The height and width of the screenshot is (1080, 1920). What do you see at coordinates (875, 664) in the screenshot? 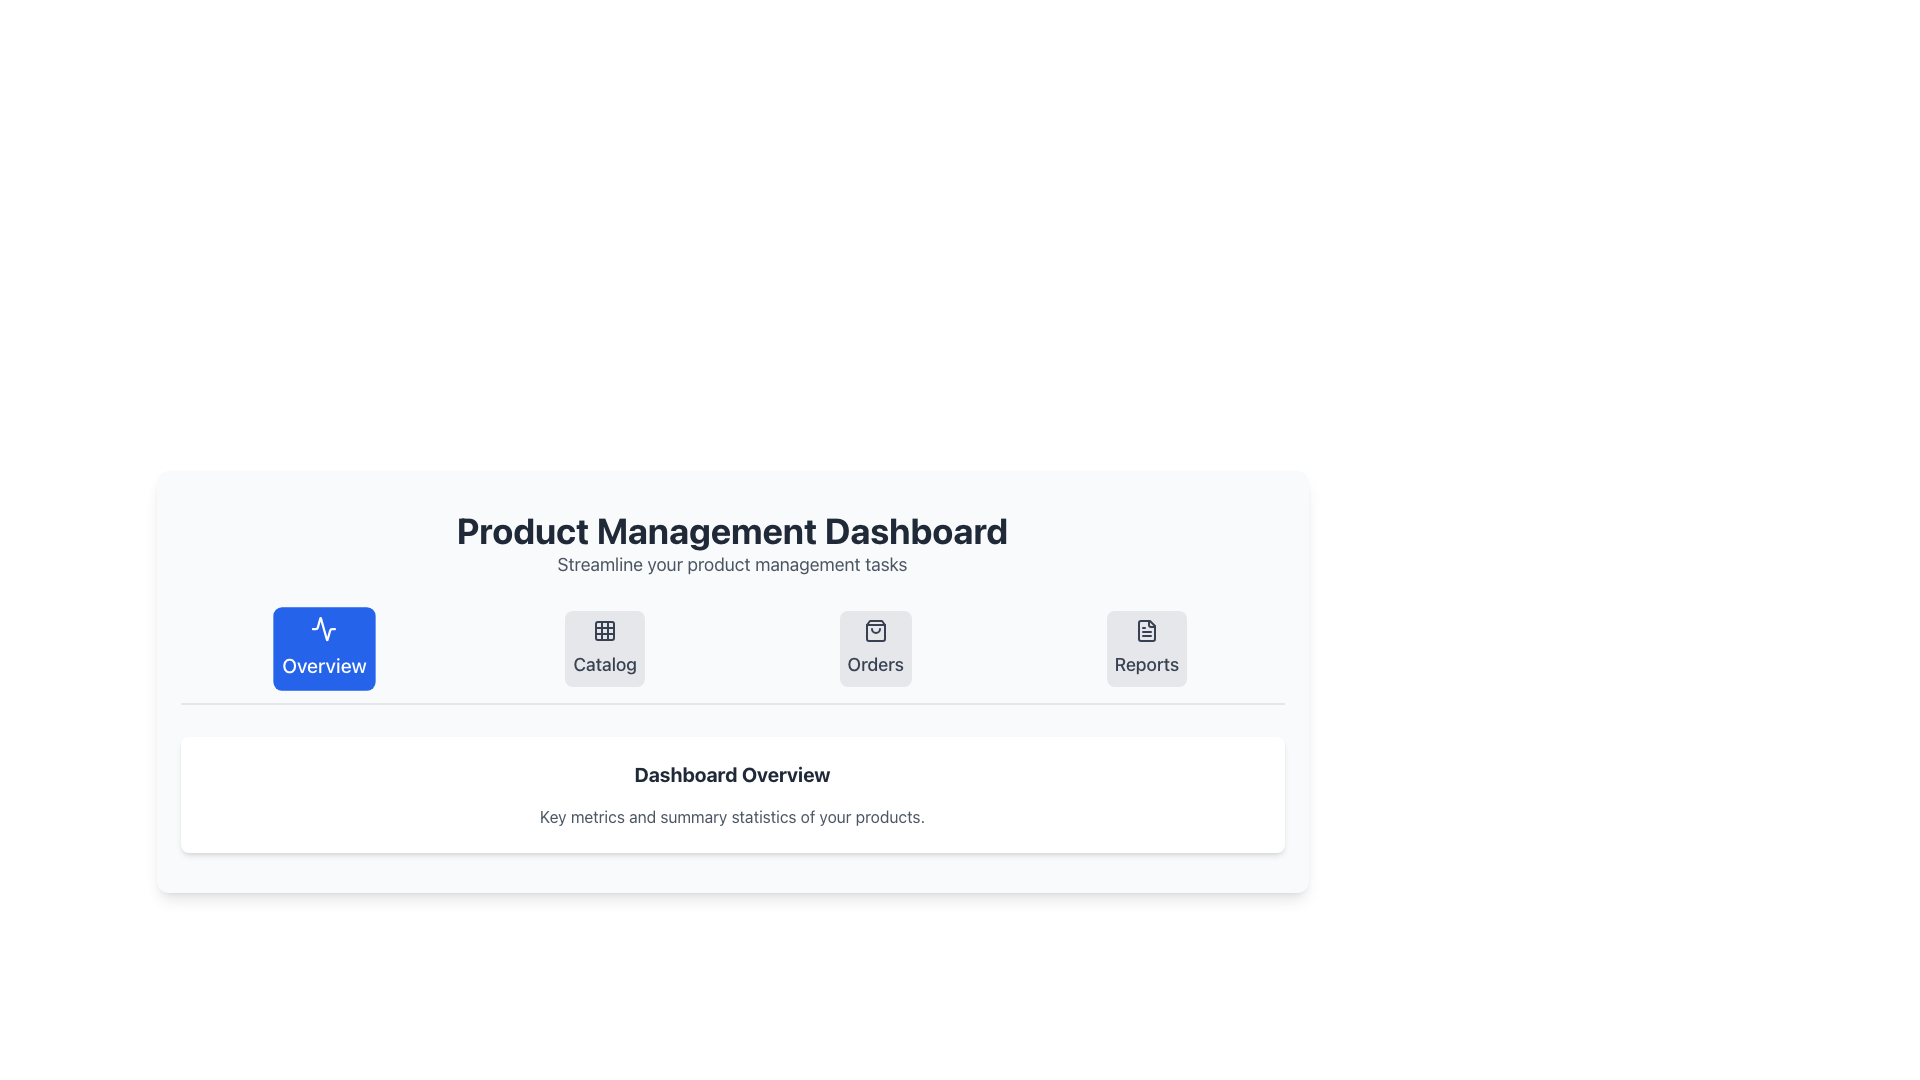
I see `'Orders' text label located below the shopping bag icon in the middle section of the navigation group` at bounding box center [875, 664].